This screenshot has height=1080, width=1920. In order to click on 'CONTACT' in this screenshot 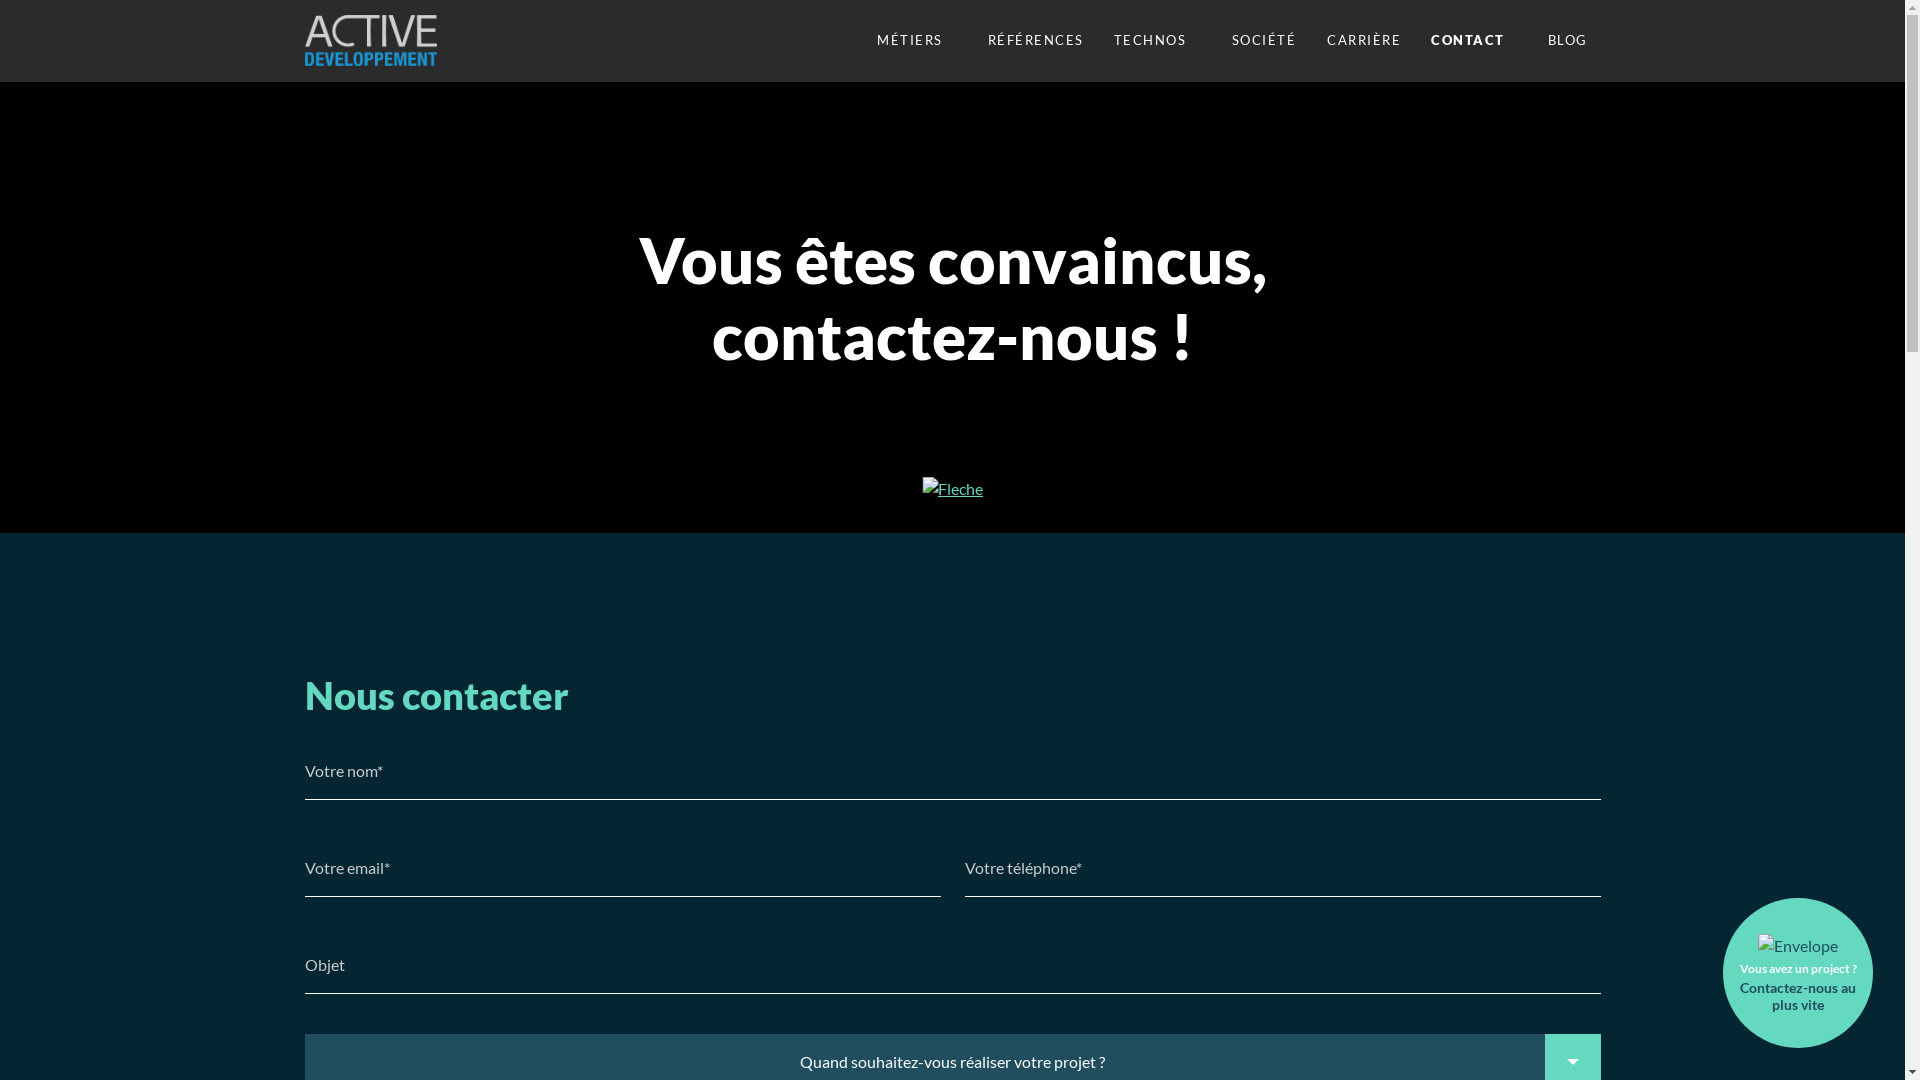, I will do `click(1468, 40)`.